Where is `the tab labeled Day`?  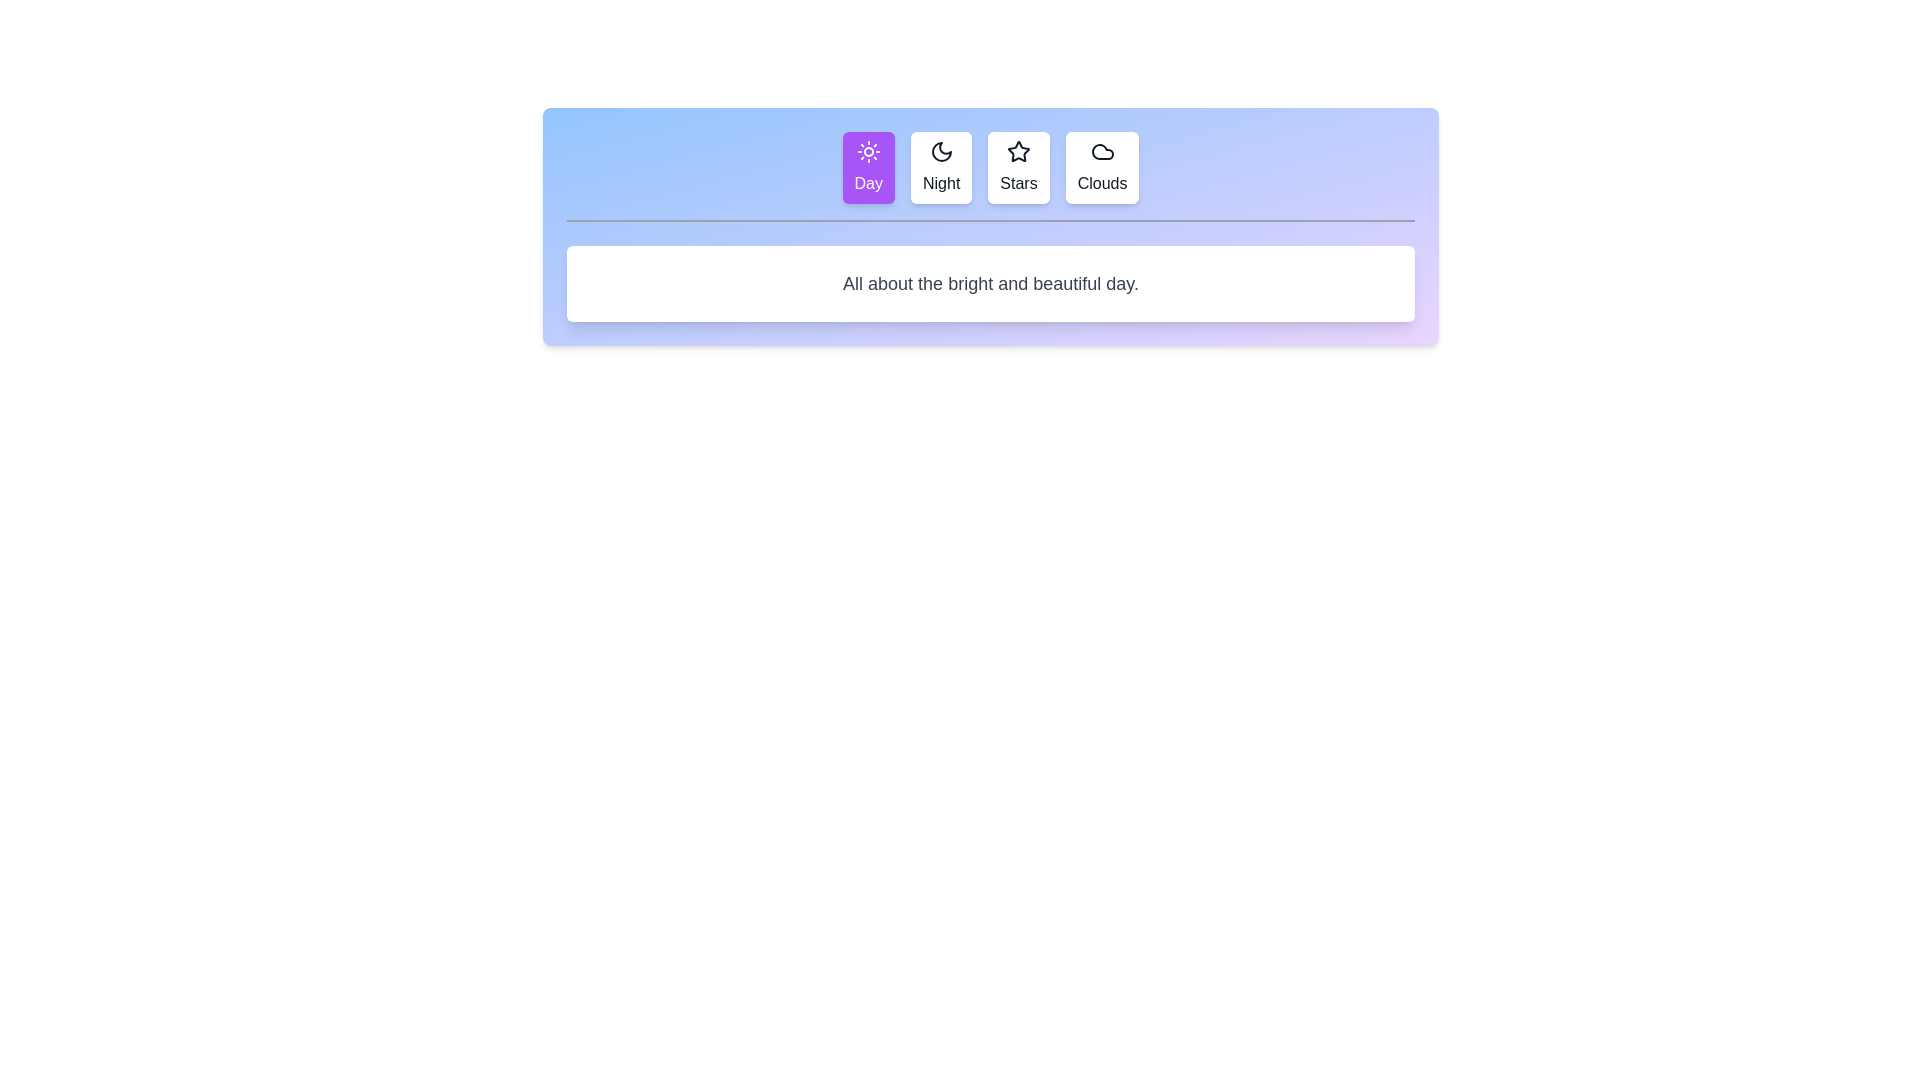 the tab labeled Day is located at coordinates (868, 167).